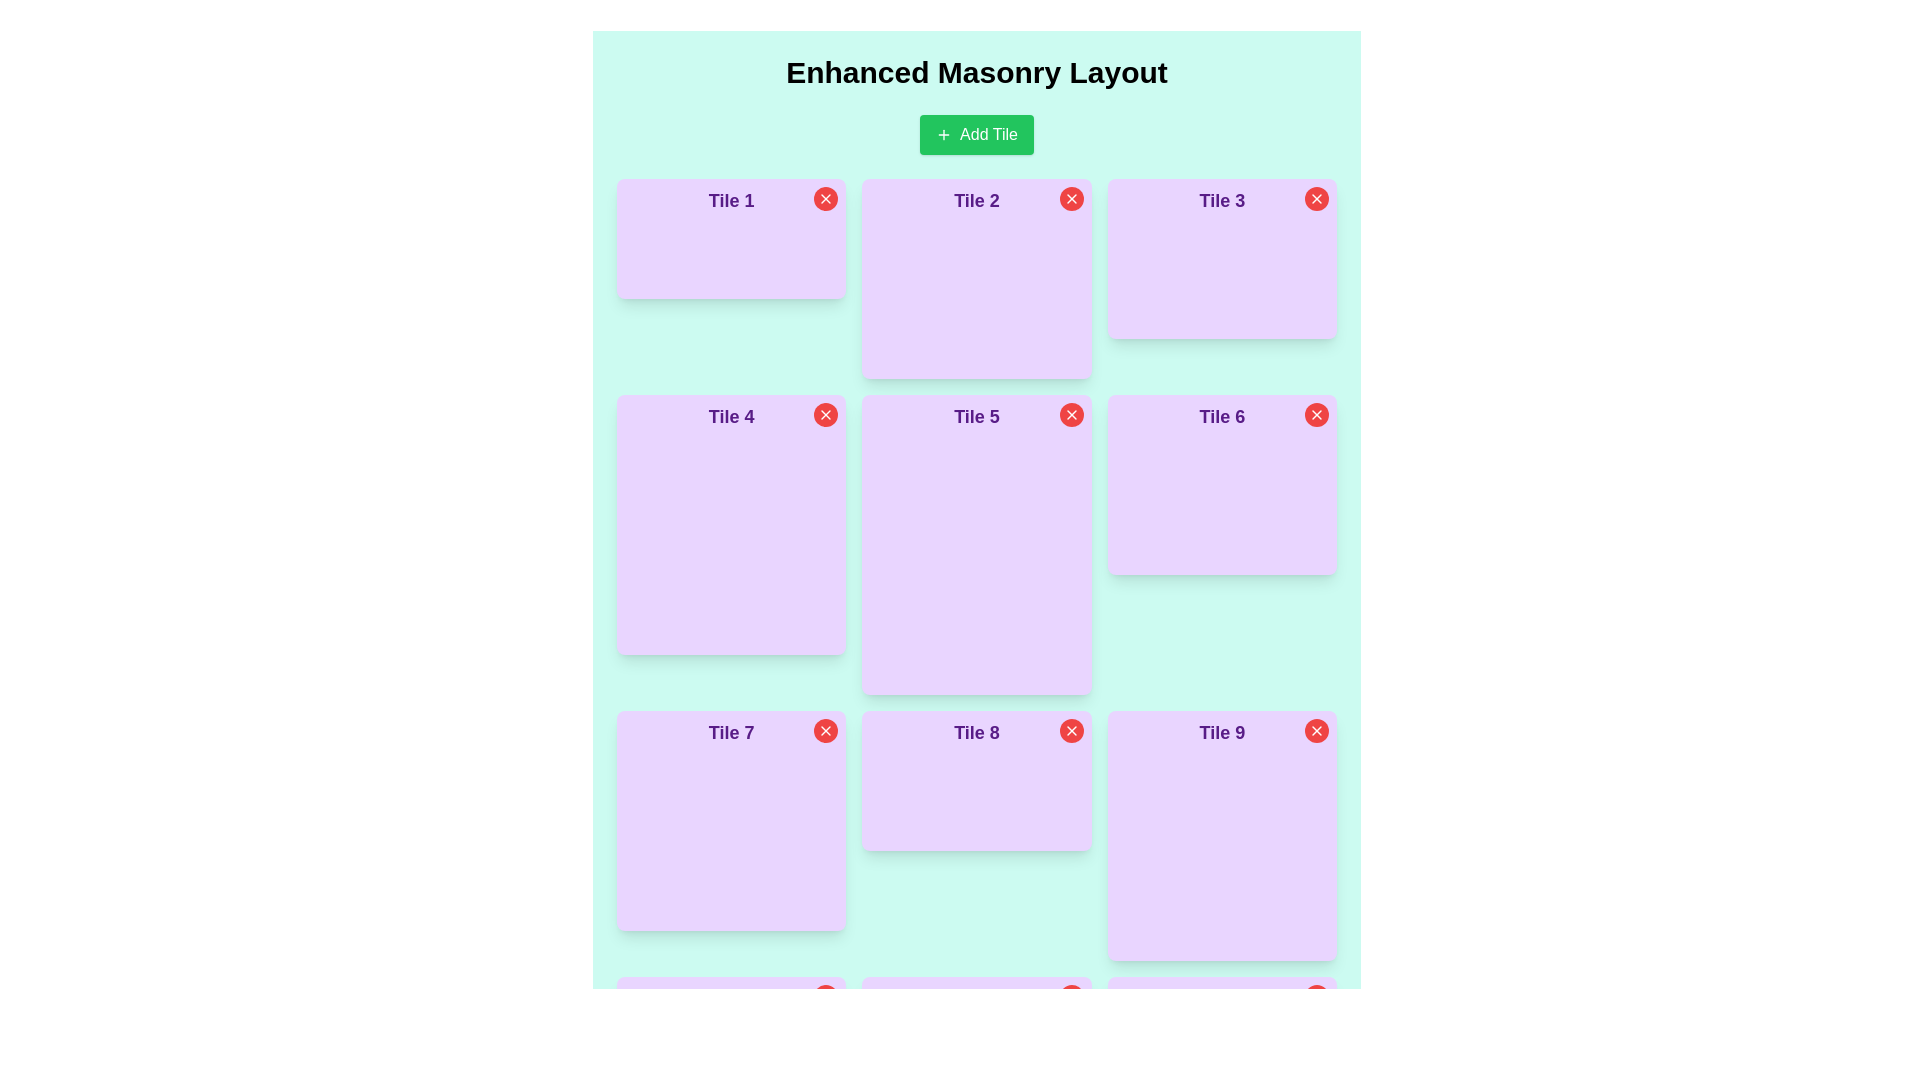 The image size is (1920, 1080). Describe the element at coordinates (1070, 731) in the screenshot. I see `the close button located in the top-right corner of 'Tile 8'` at that location.